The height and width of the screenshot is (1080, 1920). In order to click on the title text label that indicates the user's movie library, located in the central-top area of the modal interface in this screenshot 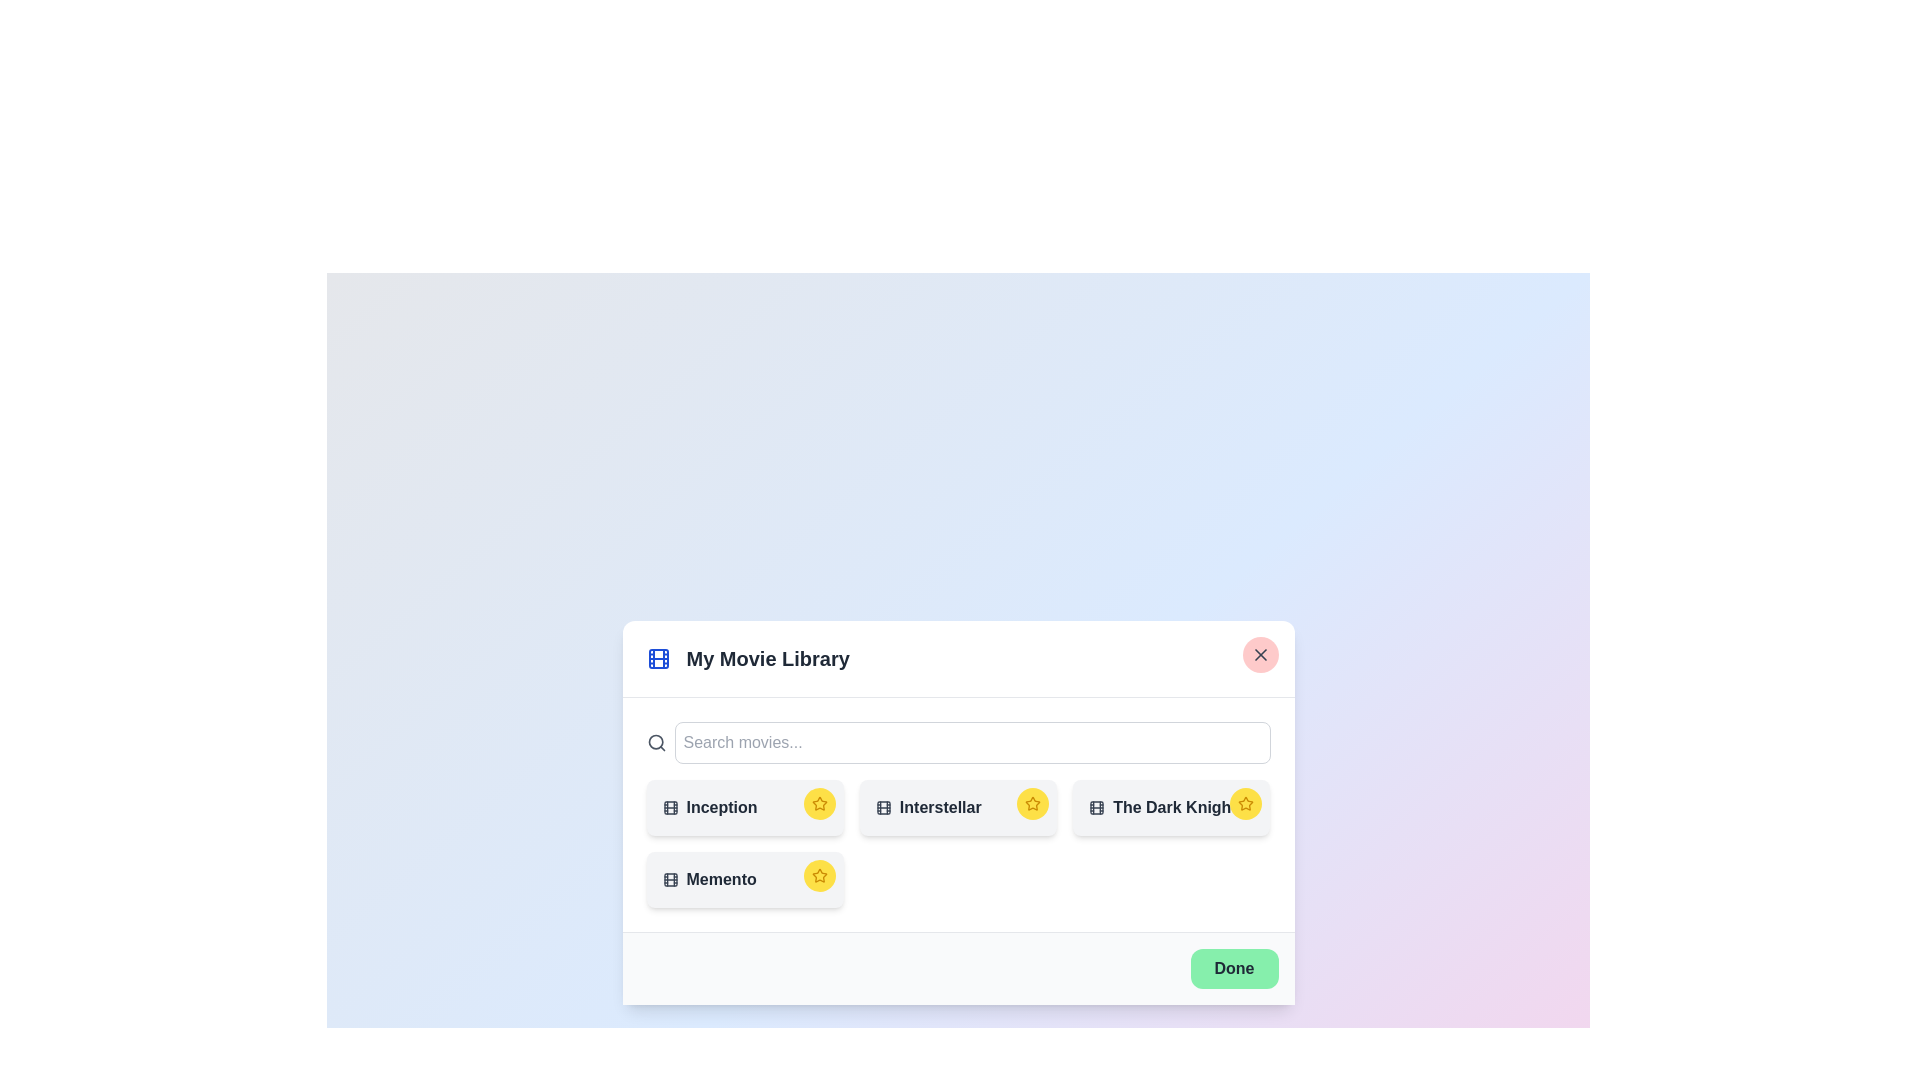, I will do `click(767, 659)`.